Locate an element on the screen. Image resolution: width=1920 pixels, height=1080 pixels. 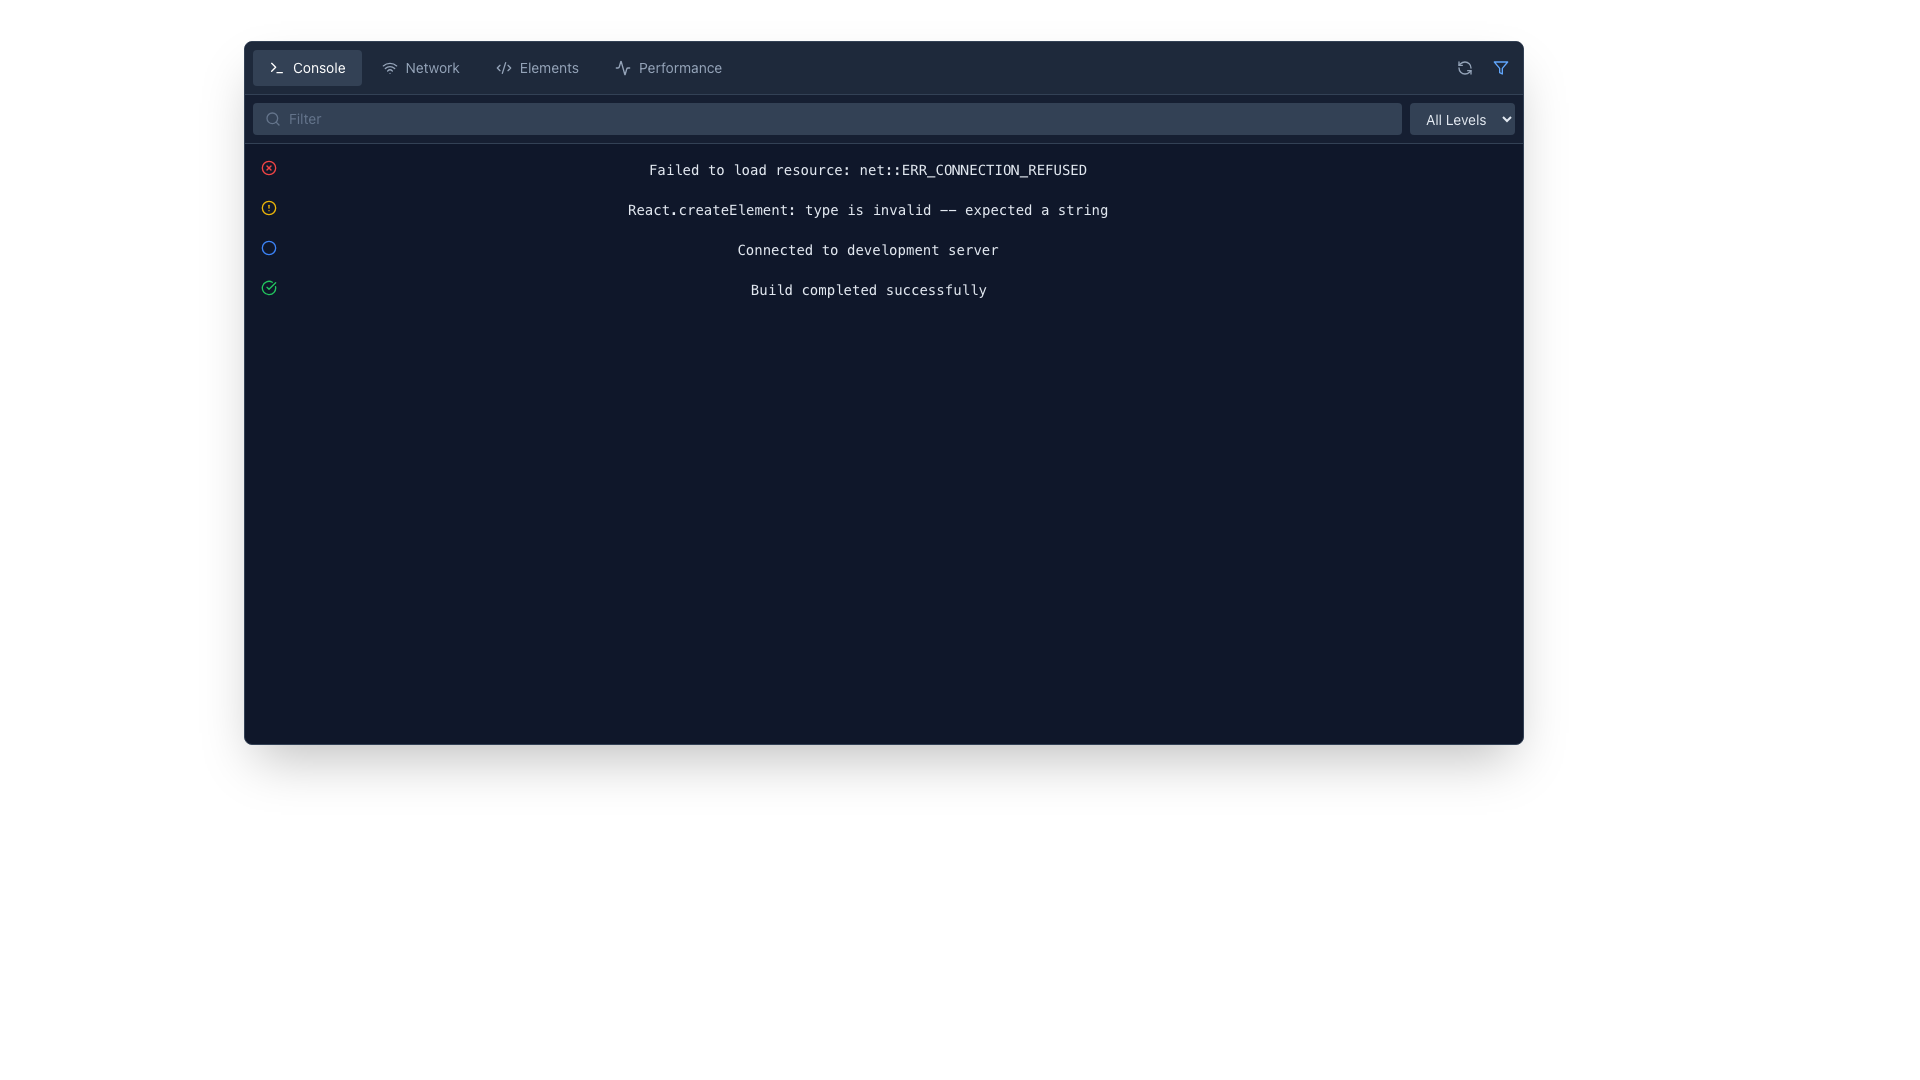
the 'Network' text label, which is styled with a small, sans-serif font and located in the header navigation next to a Wi-Fi icon is located at coordinates (431, 67).